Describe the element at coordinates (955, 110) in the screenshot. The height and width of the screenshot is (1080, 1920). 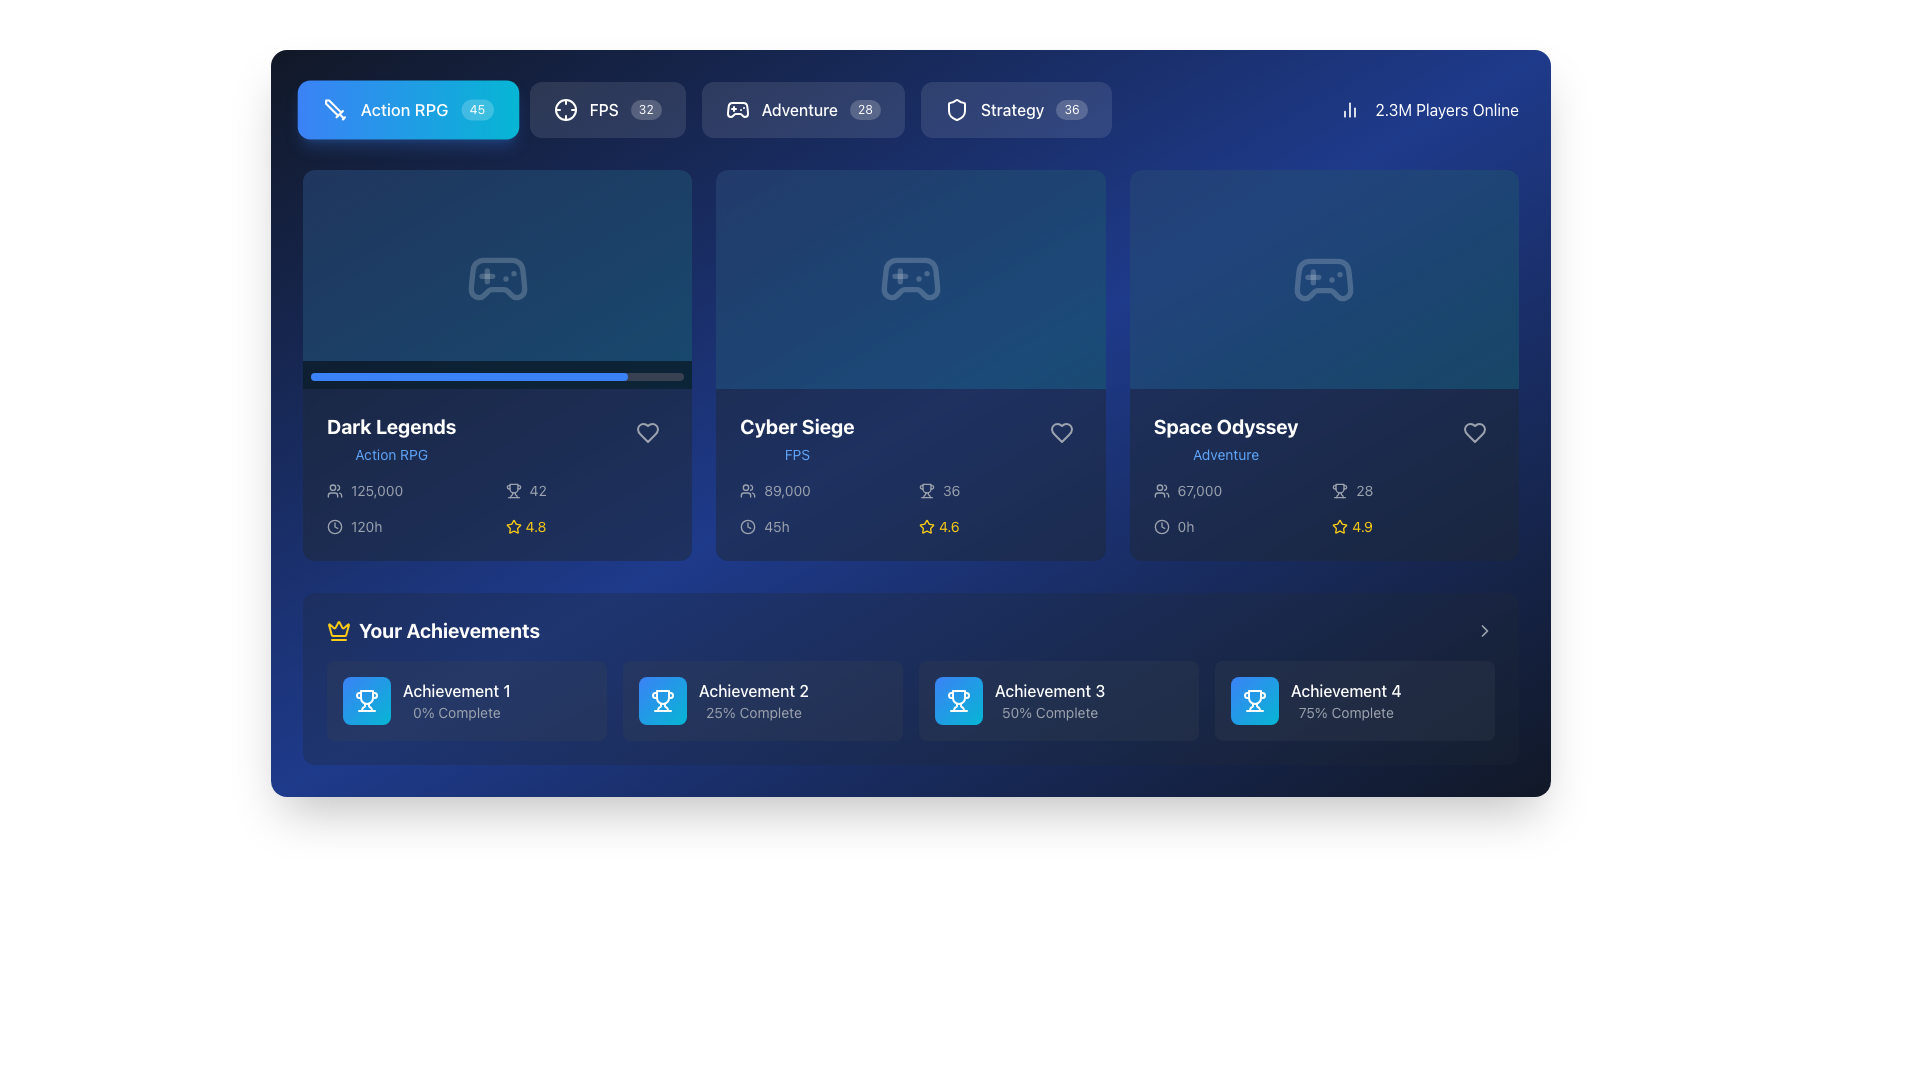
I see `the shield icon in the header section` at that location.